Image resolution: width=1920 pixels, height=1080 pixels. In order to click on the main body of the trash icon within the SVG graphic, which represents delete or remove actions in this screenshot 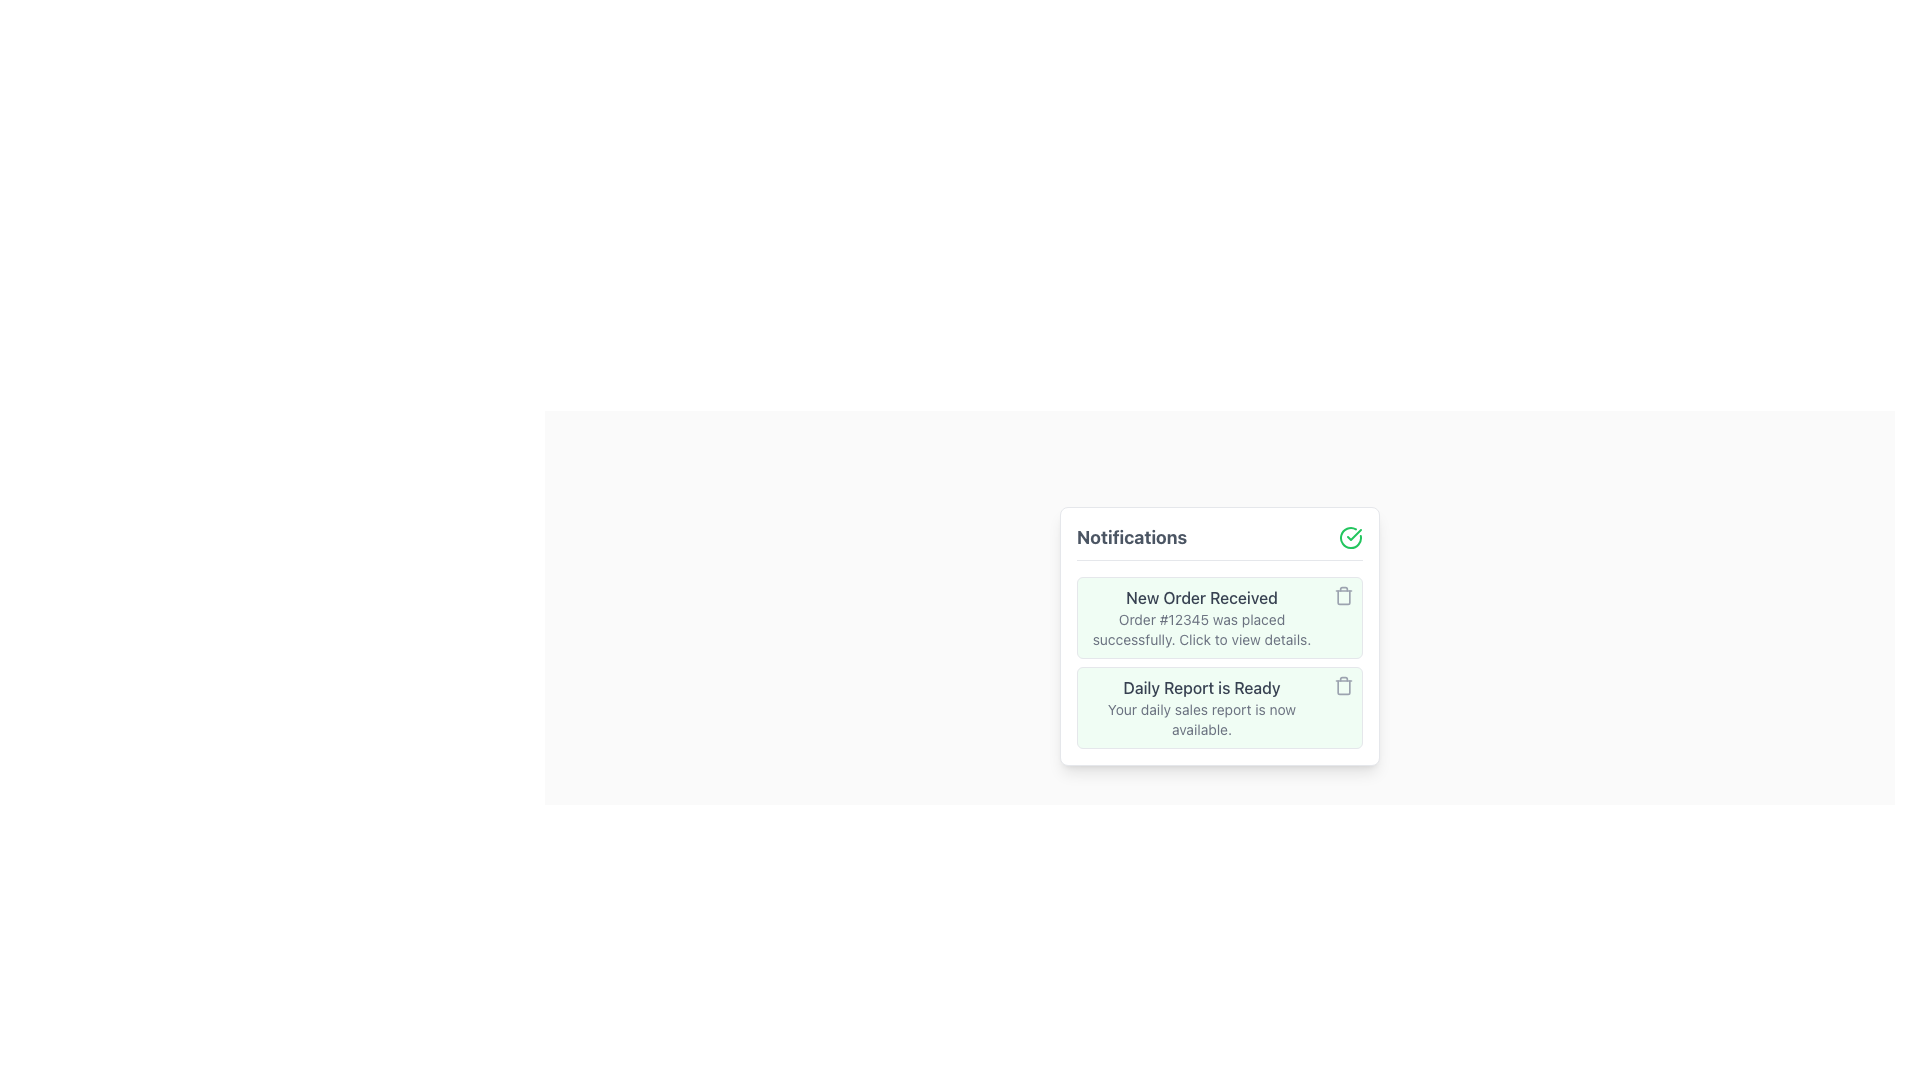, I will do `click(1344, 685)`.